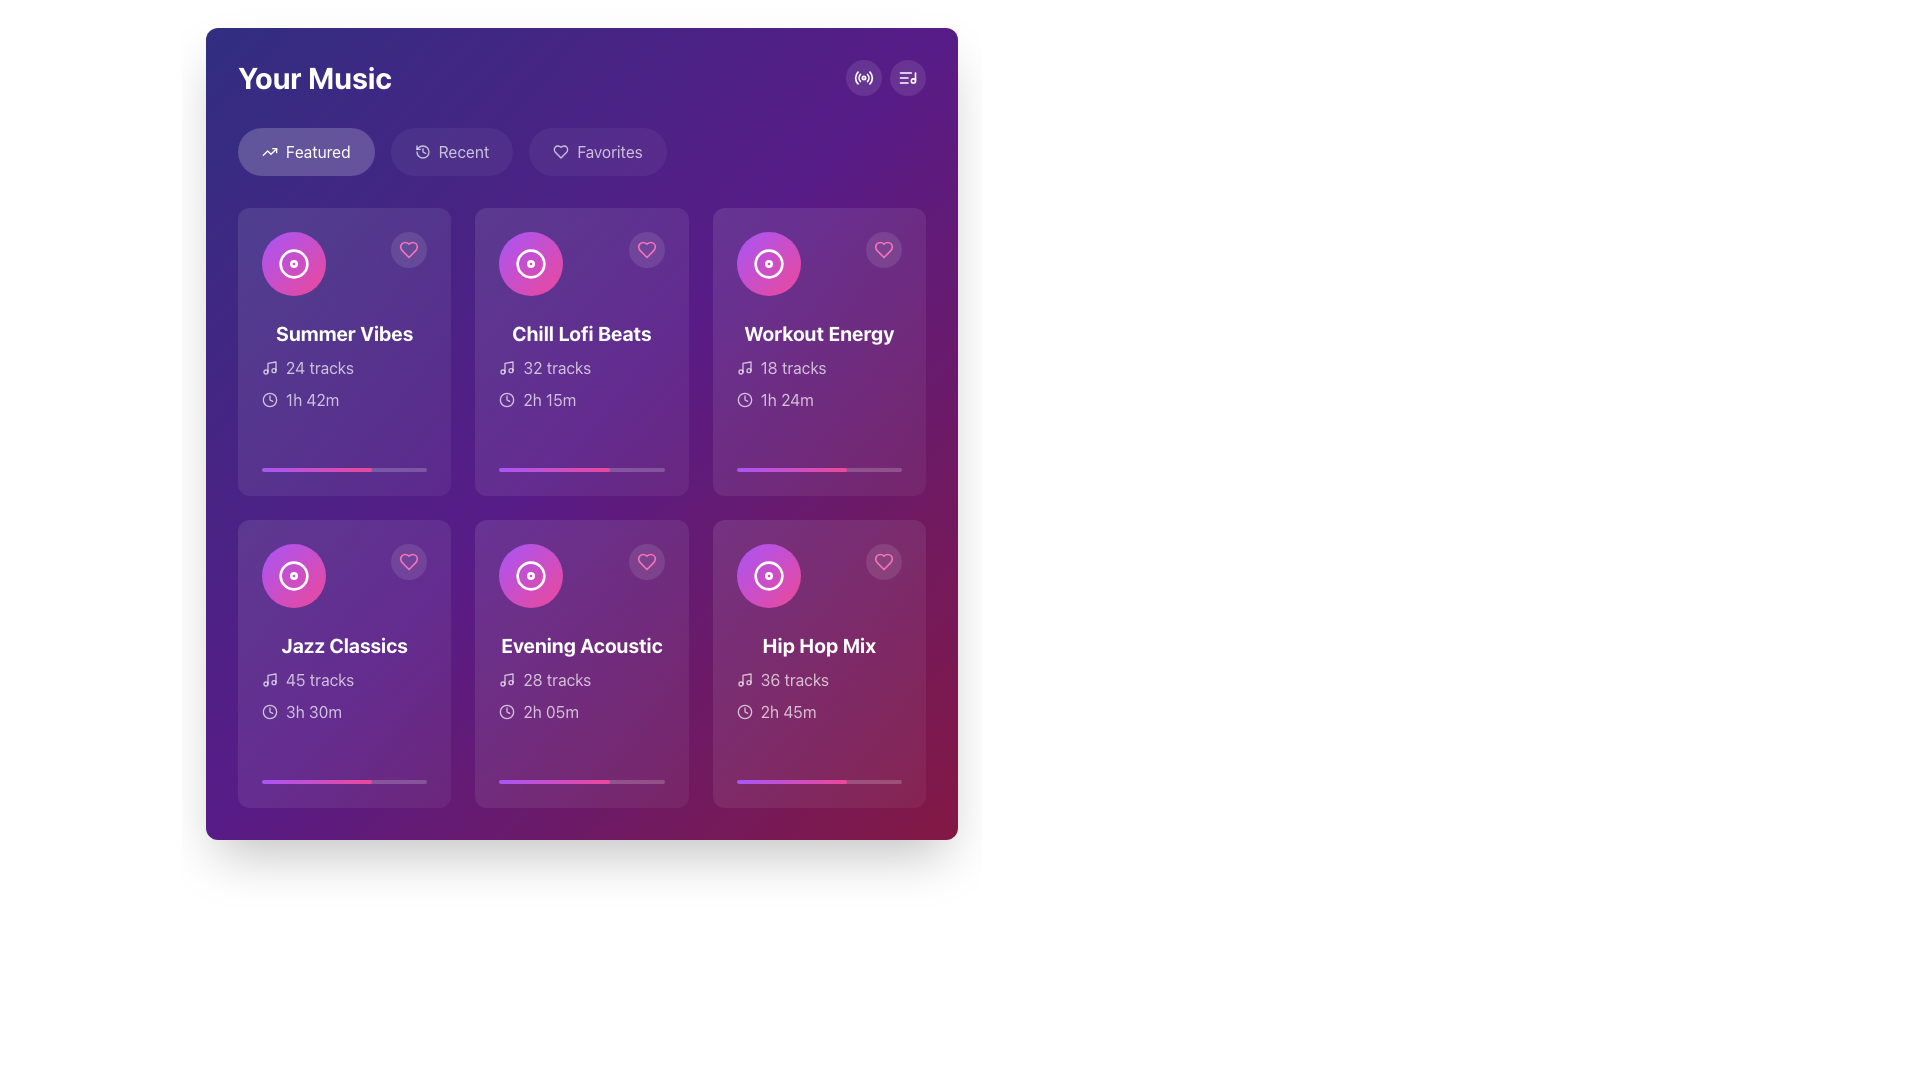  What do you see at coordinates (531, 575) in the screenshot?
I see `the graphical disc icon with a white stroke located in the center of the image card titled 'Evening Acoustic'` at bounding box center [531, 575].